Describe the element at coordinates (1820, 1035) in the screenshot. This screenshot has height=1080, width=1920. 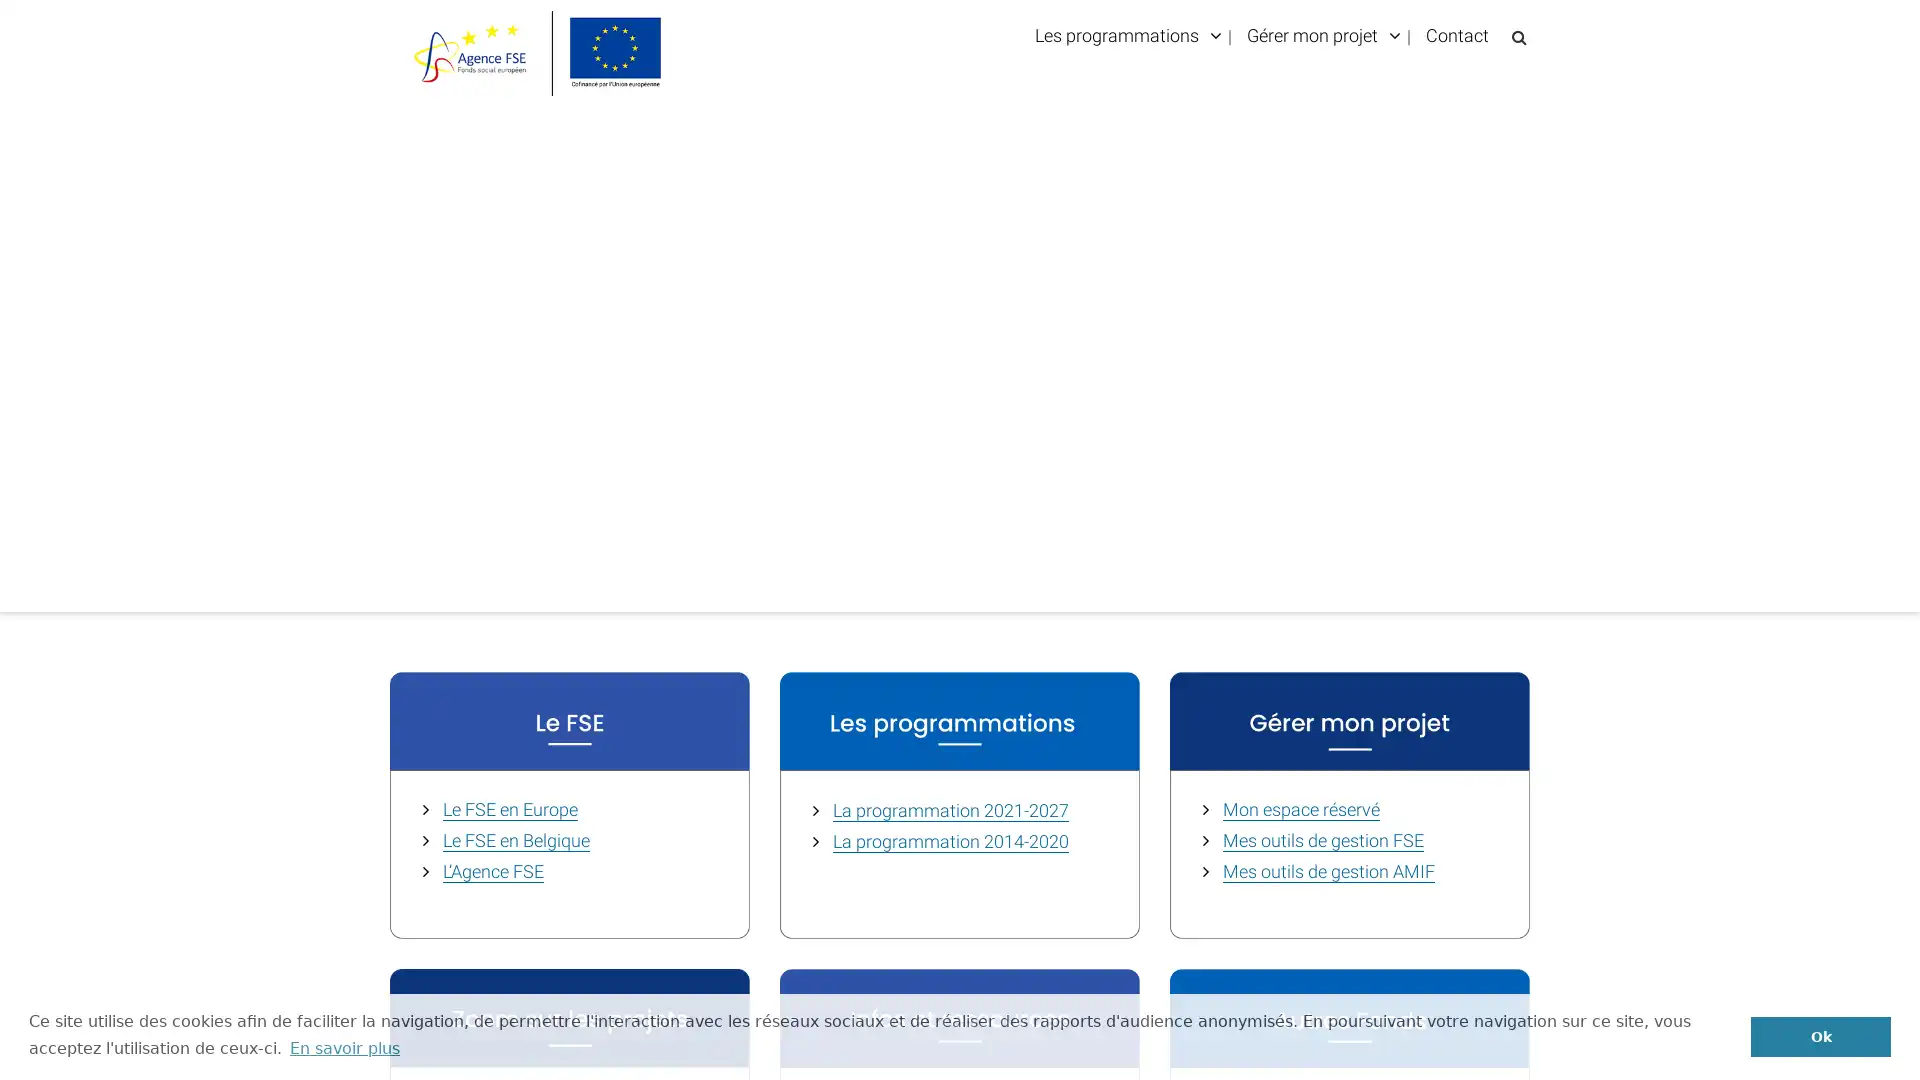
I see `dismiss cookie message` at that location.